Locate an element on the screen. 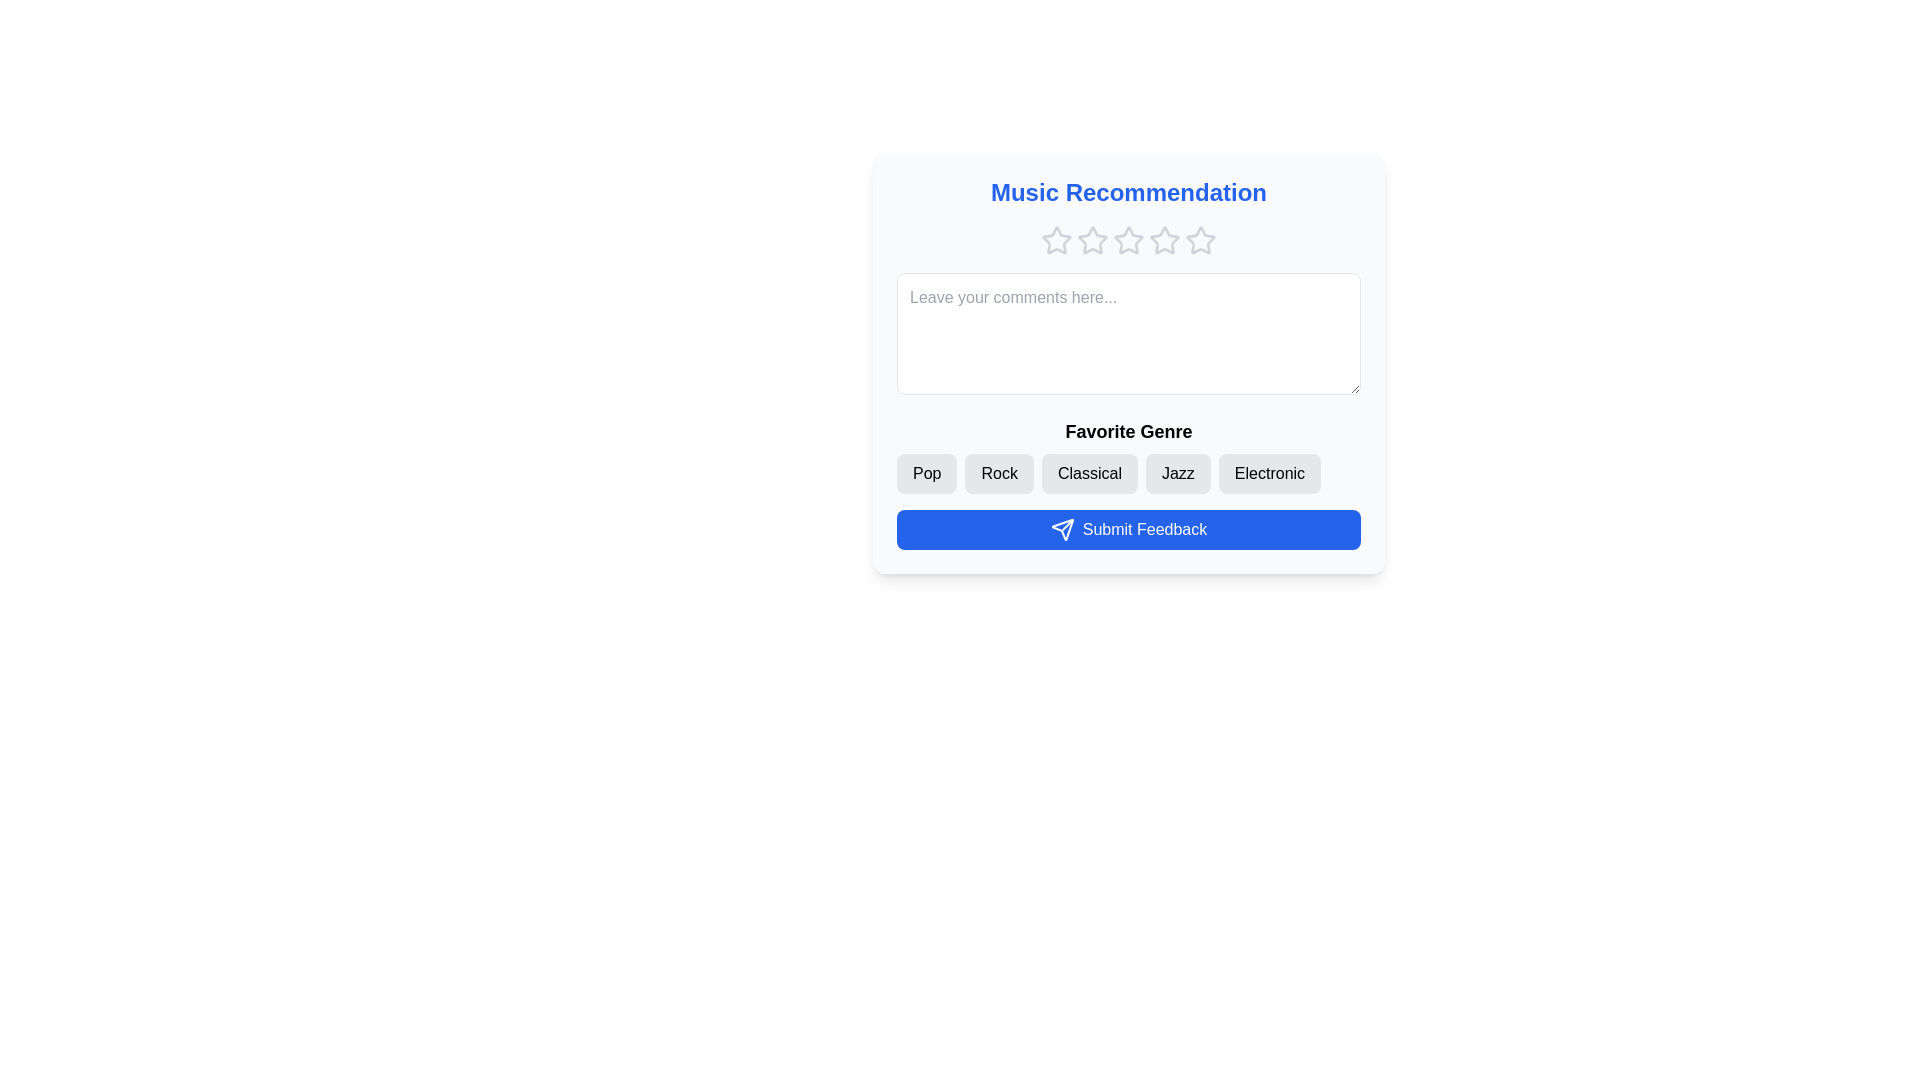  the rectangular button with a blue background and white text that reads 'Submit Feedback' located at the bottom of the 'Music Recommendation' card is located at coordinates (1128, 528).